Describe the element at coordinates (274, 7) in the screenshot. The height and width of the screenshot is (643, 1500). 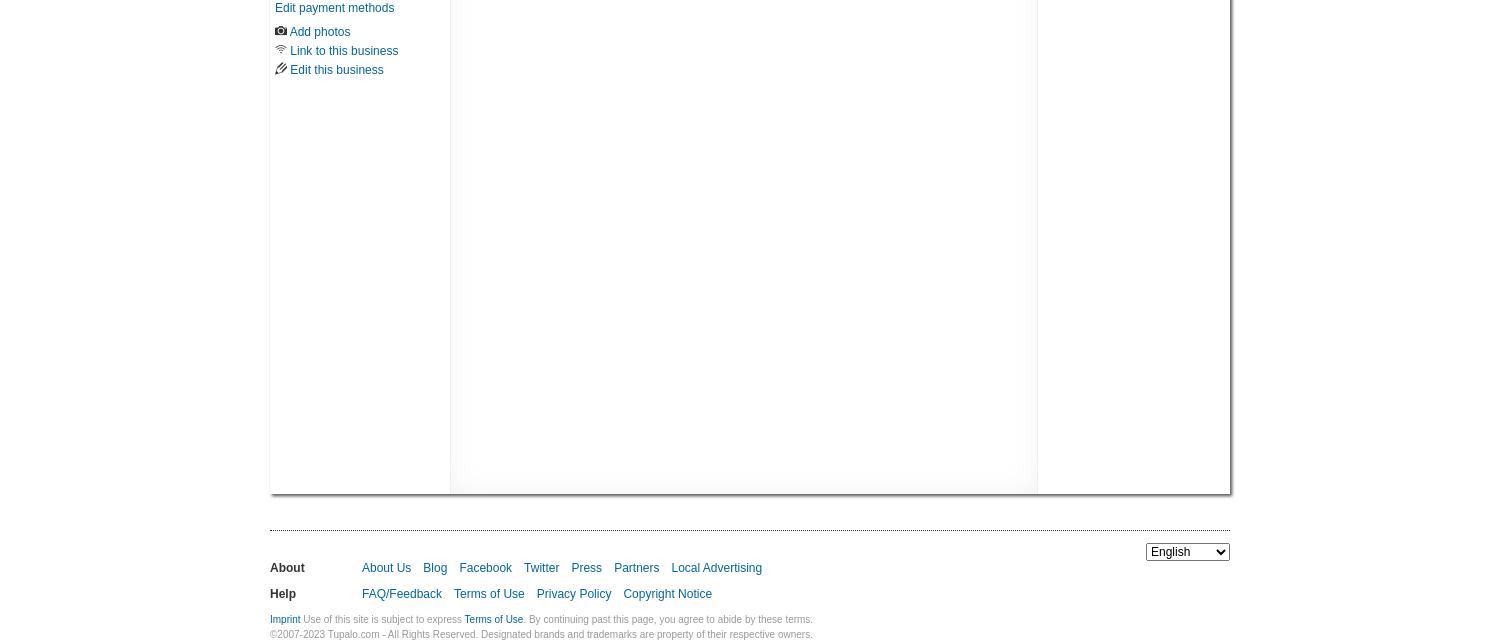
I see `'Edit payment methods'` at that location.